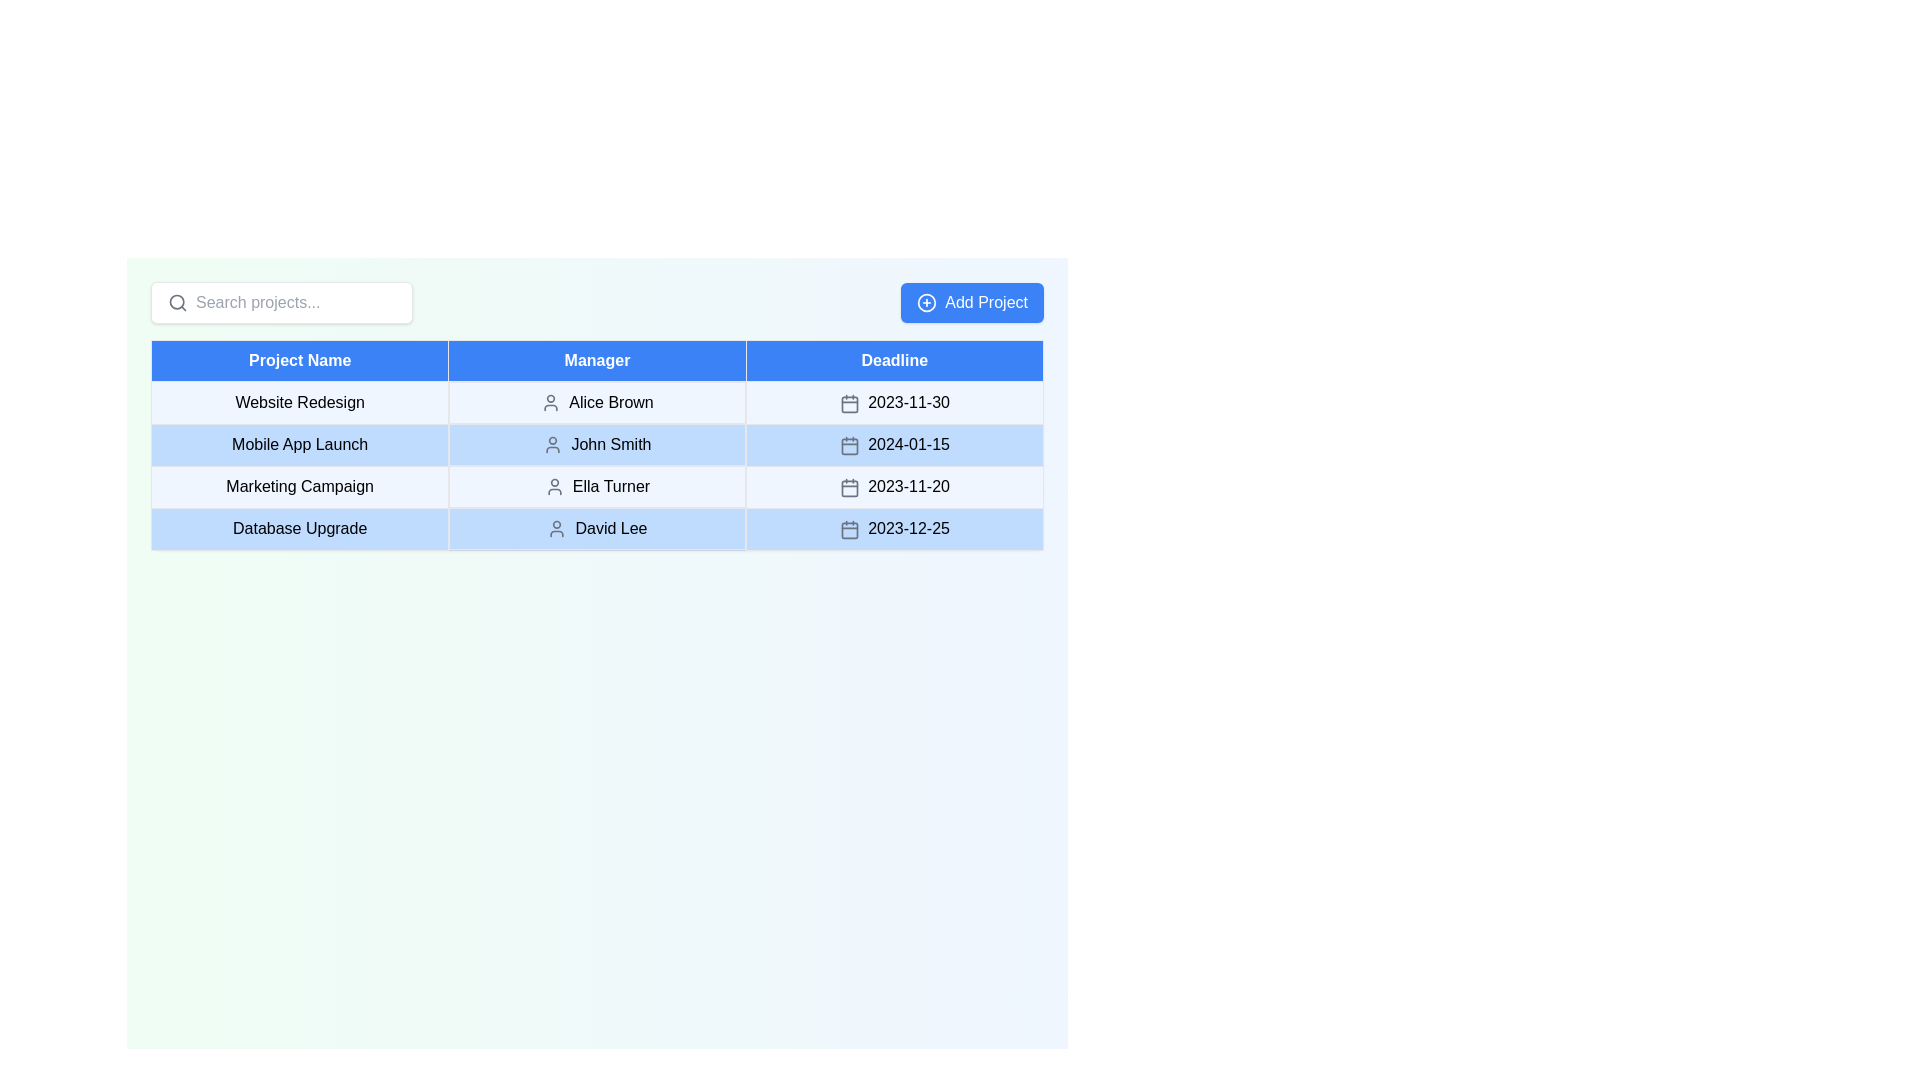 The height and width of the screenshot is (1080, 1920). What do you see at coordinates (596, 527) in the screenshot?
I see `the text element displaying the manager's name associated with the project 'Database Upgrade' in the second column of the table` at bounding box center [596, 527].